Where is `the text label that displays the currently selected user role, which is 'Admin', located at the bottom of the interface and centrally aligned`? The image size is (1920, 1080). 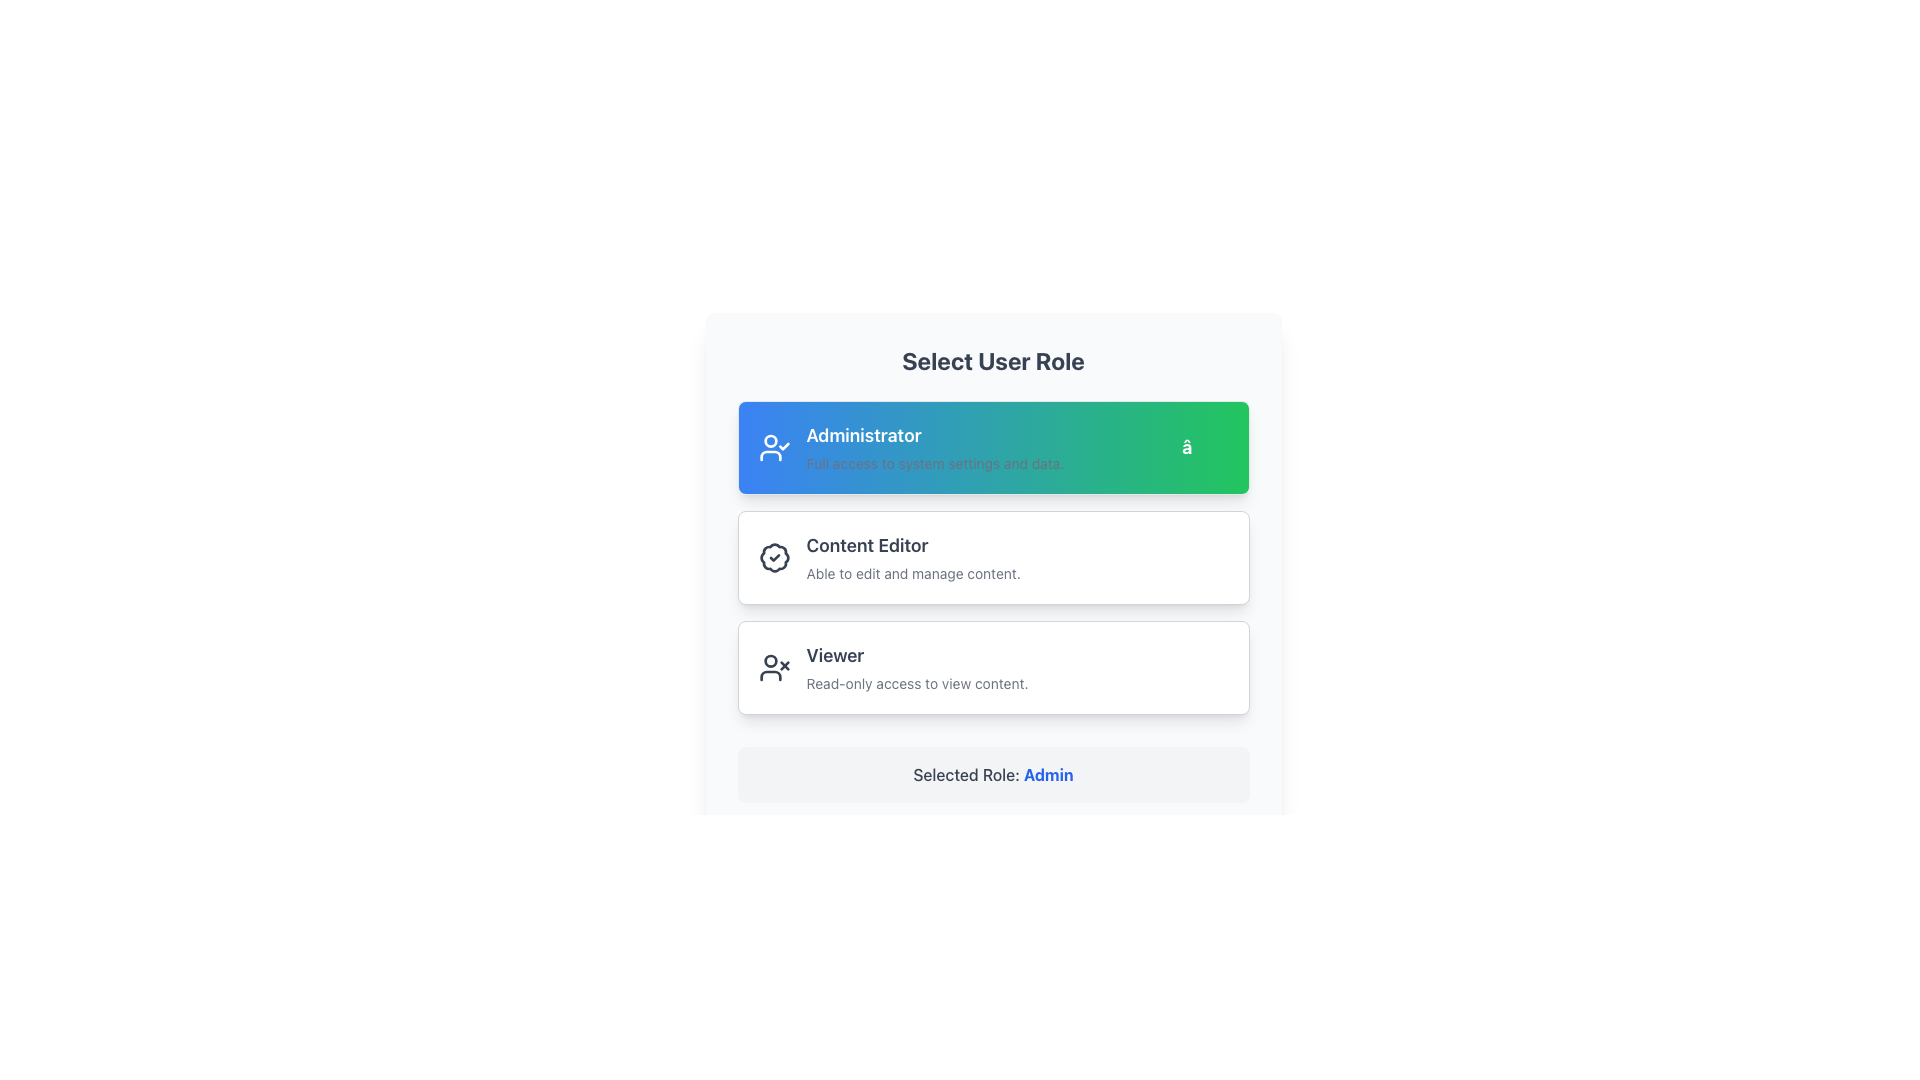 the text label that displays the currently selected user role, which is 'Admin', located at the bottom of the interface and centrally aligned is located at coordinates (993, 774).